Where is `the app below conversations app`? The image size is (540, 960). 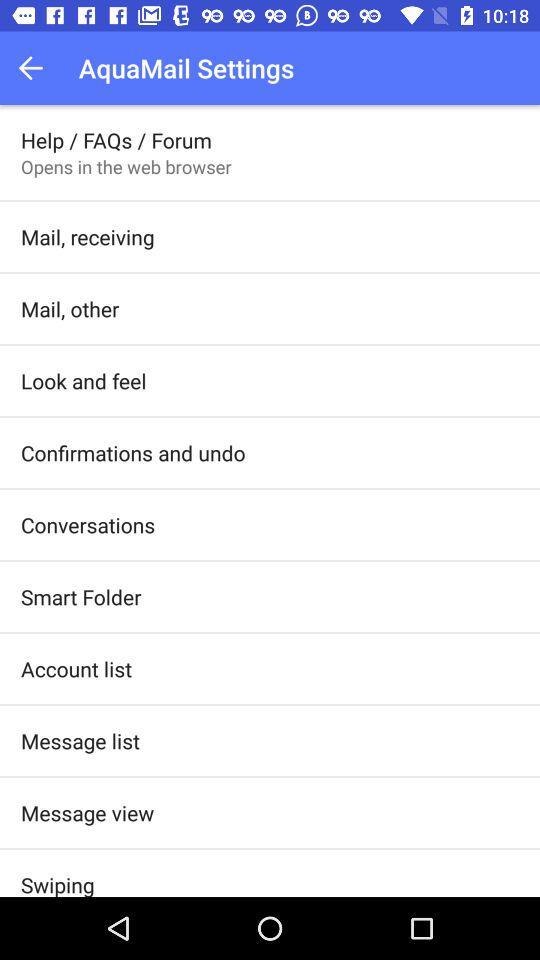 the app below conversations app is located at coordinates (80, 597).